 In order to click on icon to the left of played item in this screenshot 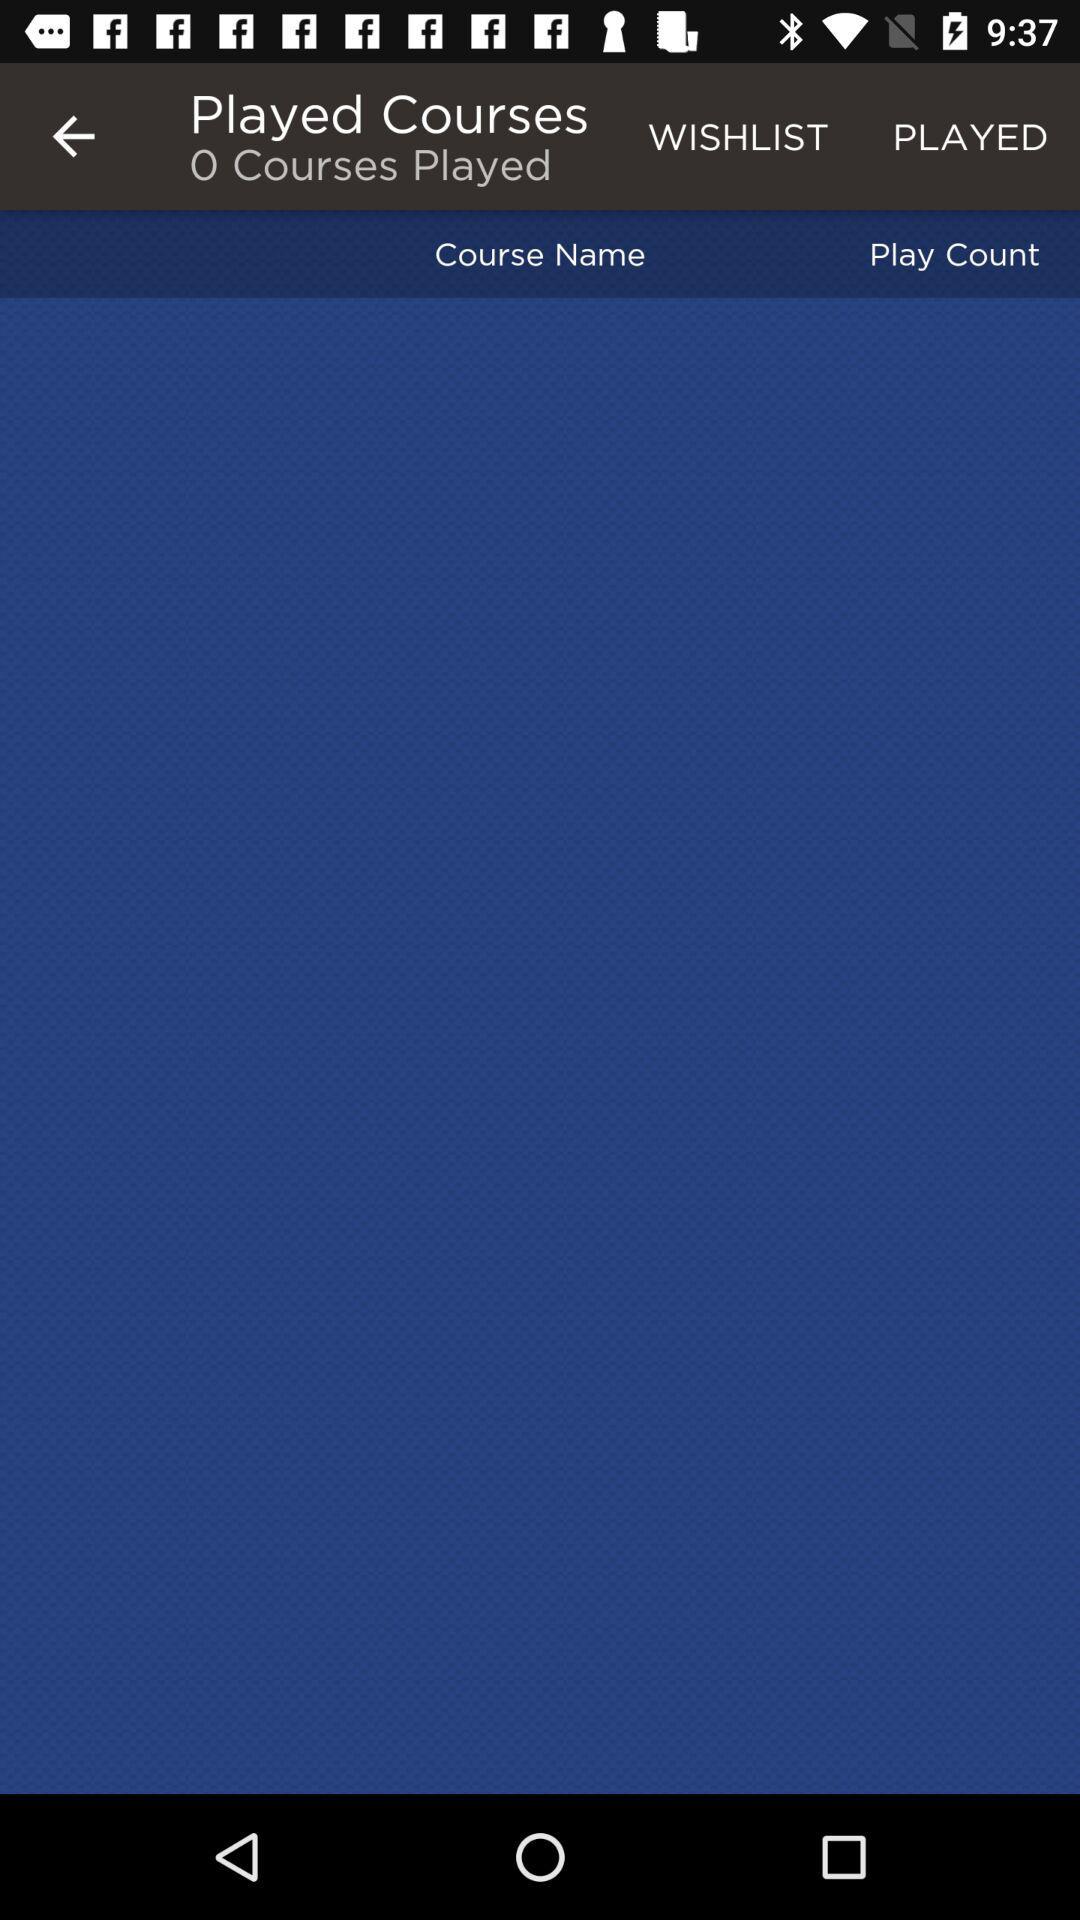, I will do `click(738, 135)`.